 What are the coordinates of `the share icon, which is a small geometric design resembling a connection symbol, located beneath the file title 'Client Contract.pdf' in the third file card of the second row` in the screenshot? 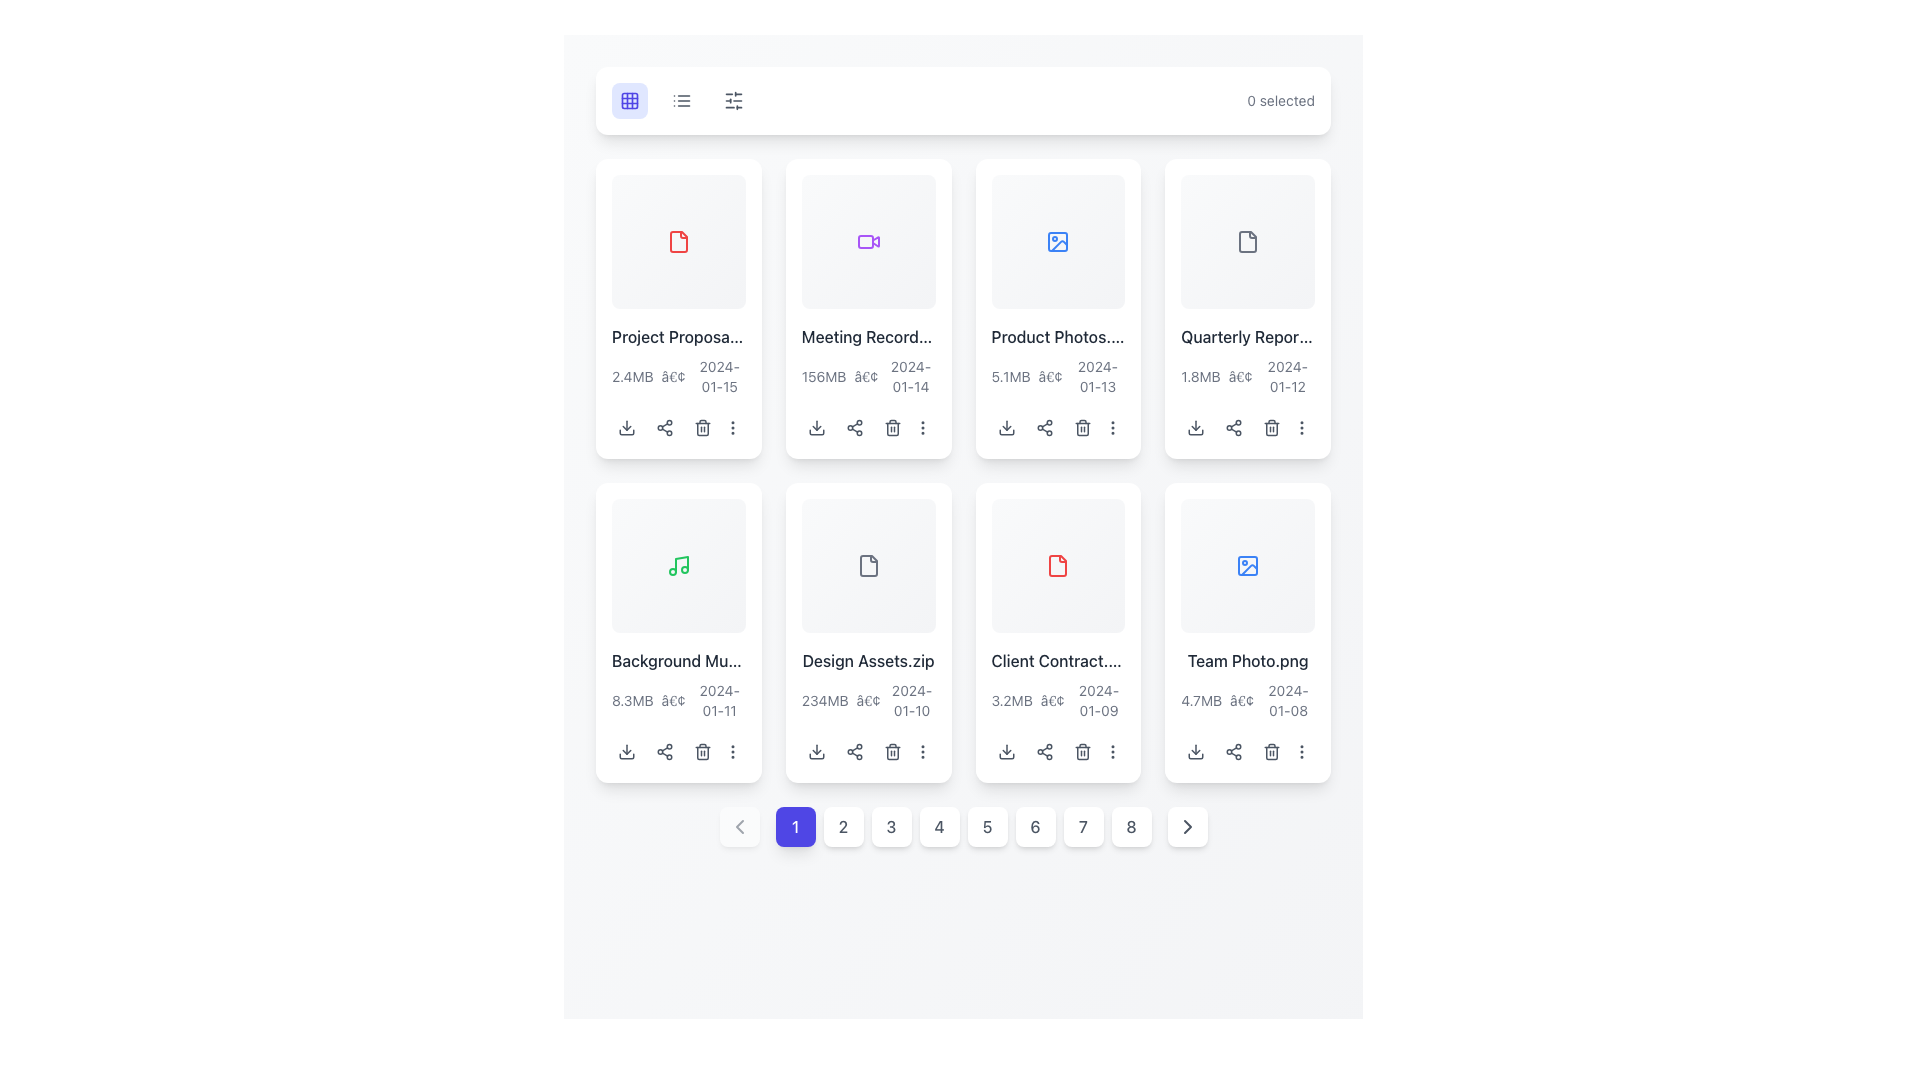 It's located at (1043, 751).